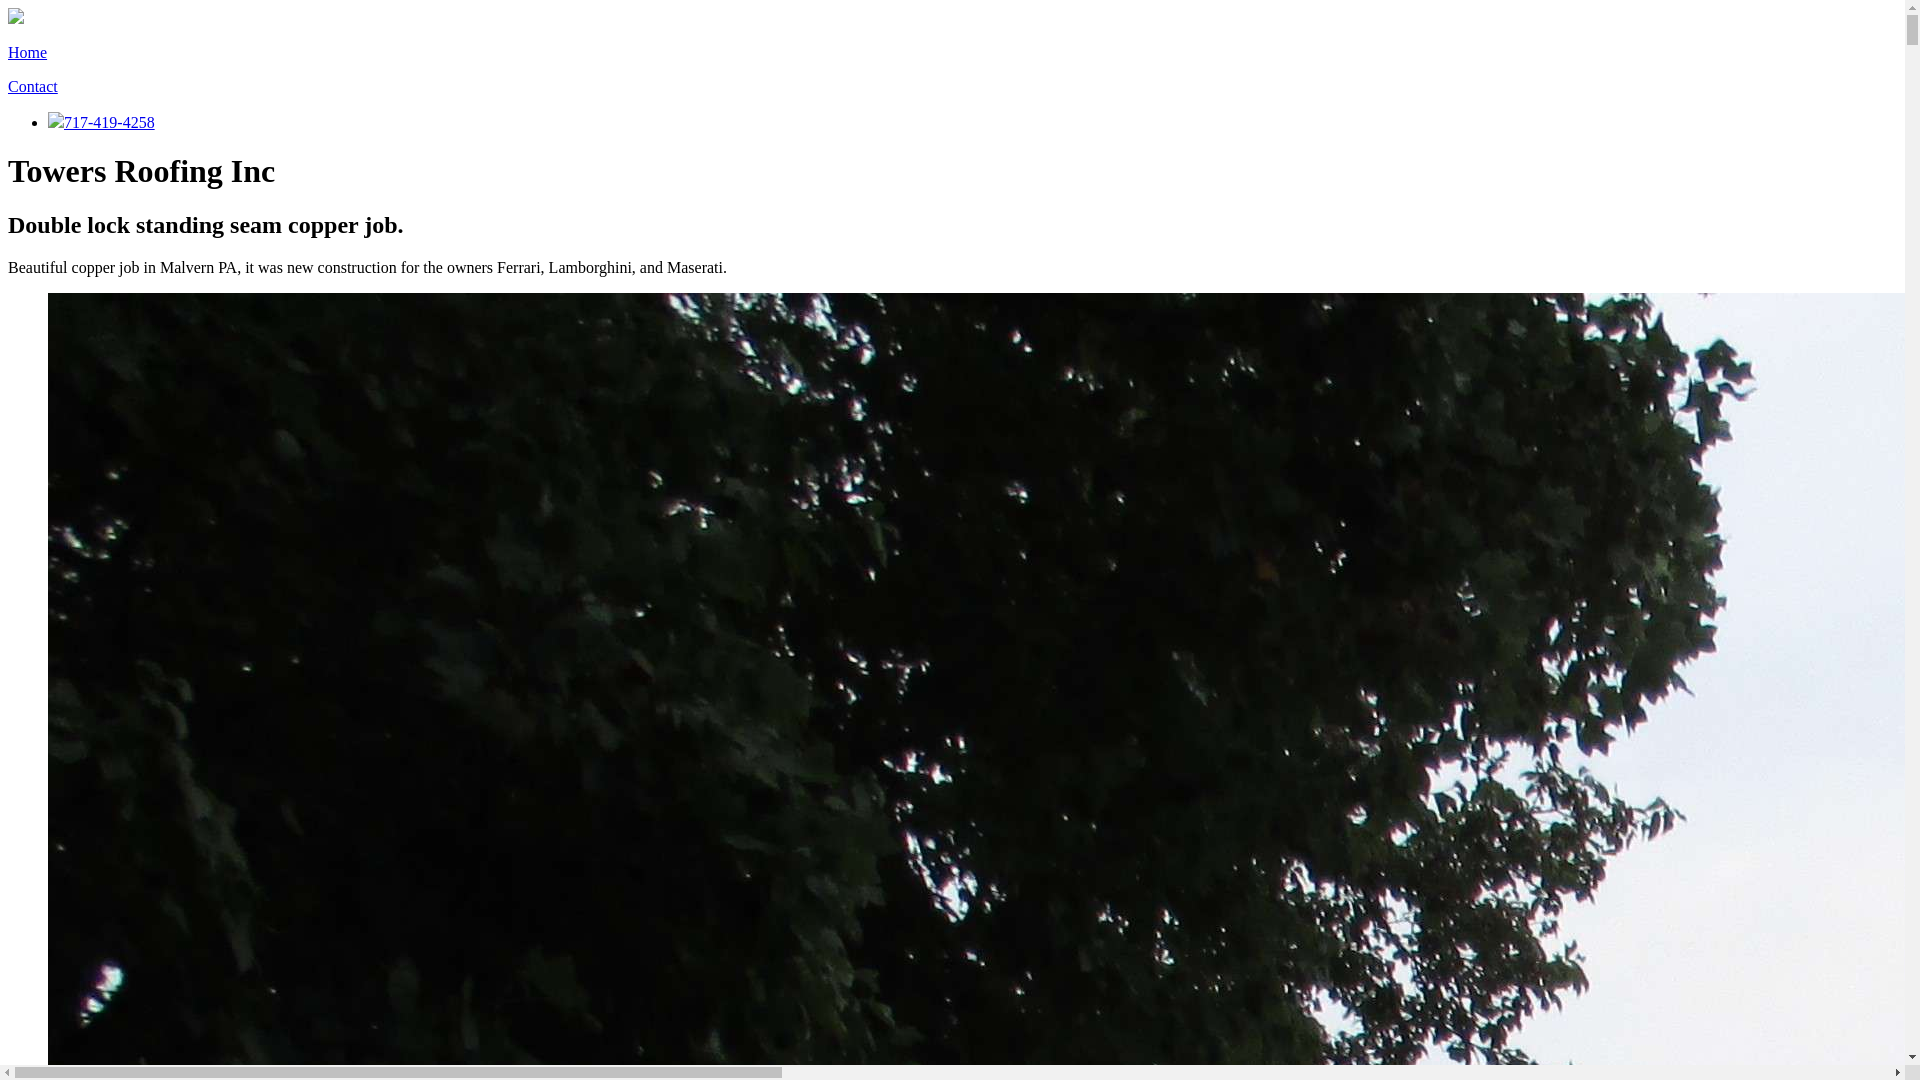 The height and width of the screenshot is (1080, 1920). Describe the element at coordinates (33, 85) in the screenshot. I see `'Contact'` at that location.